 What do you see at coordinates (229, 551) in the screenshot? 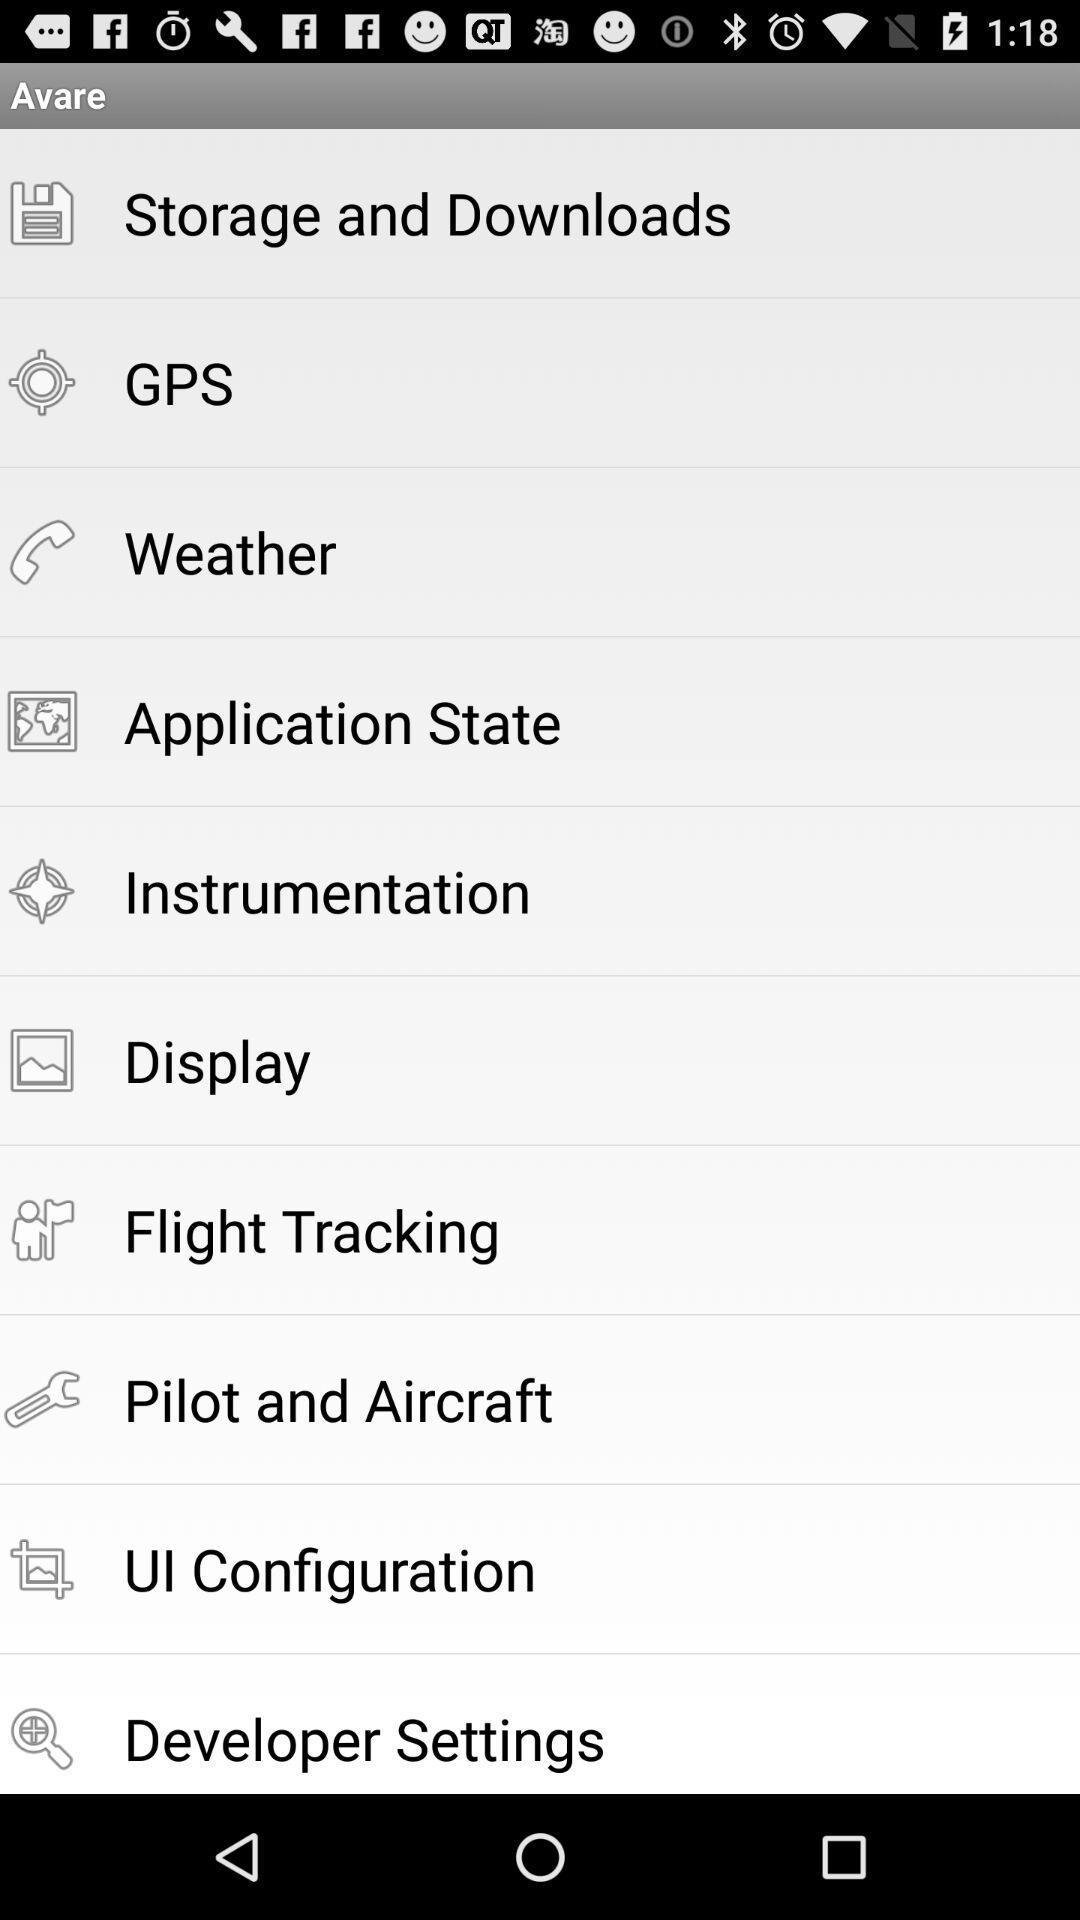
I see `the icon below the gps item` at bounding box center [229, 551].